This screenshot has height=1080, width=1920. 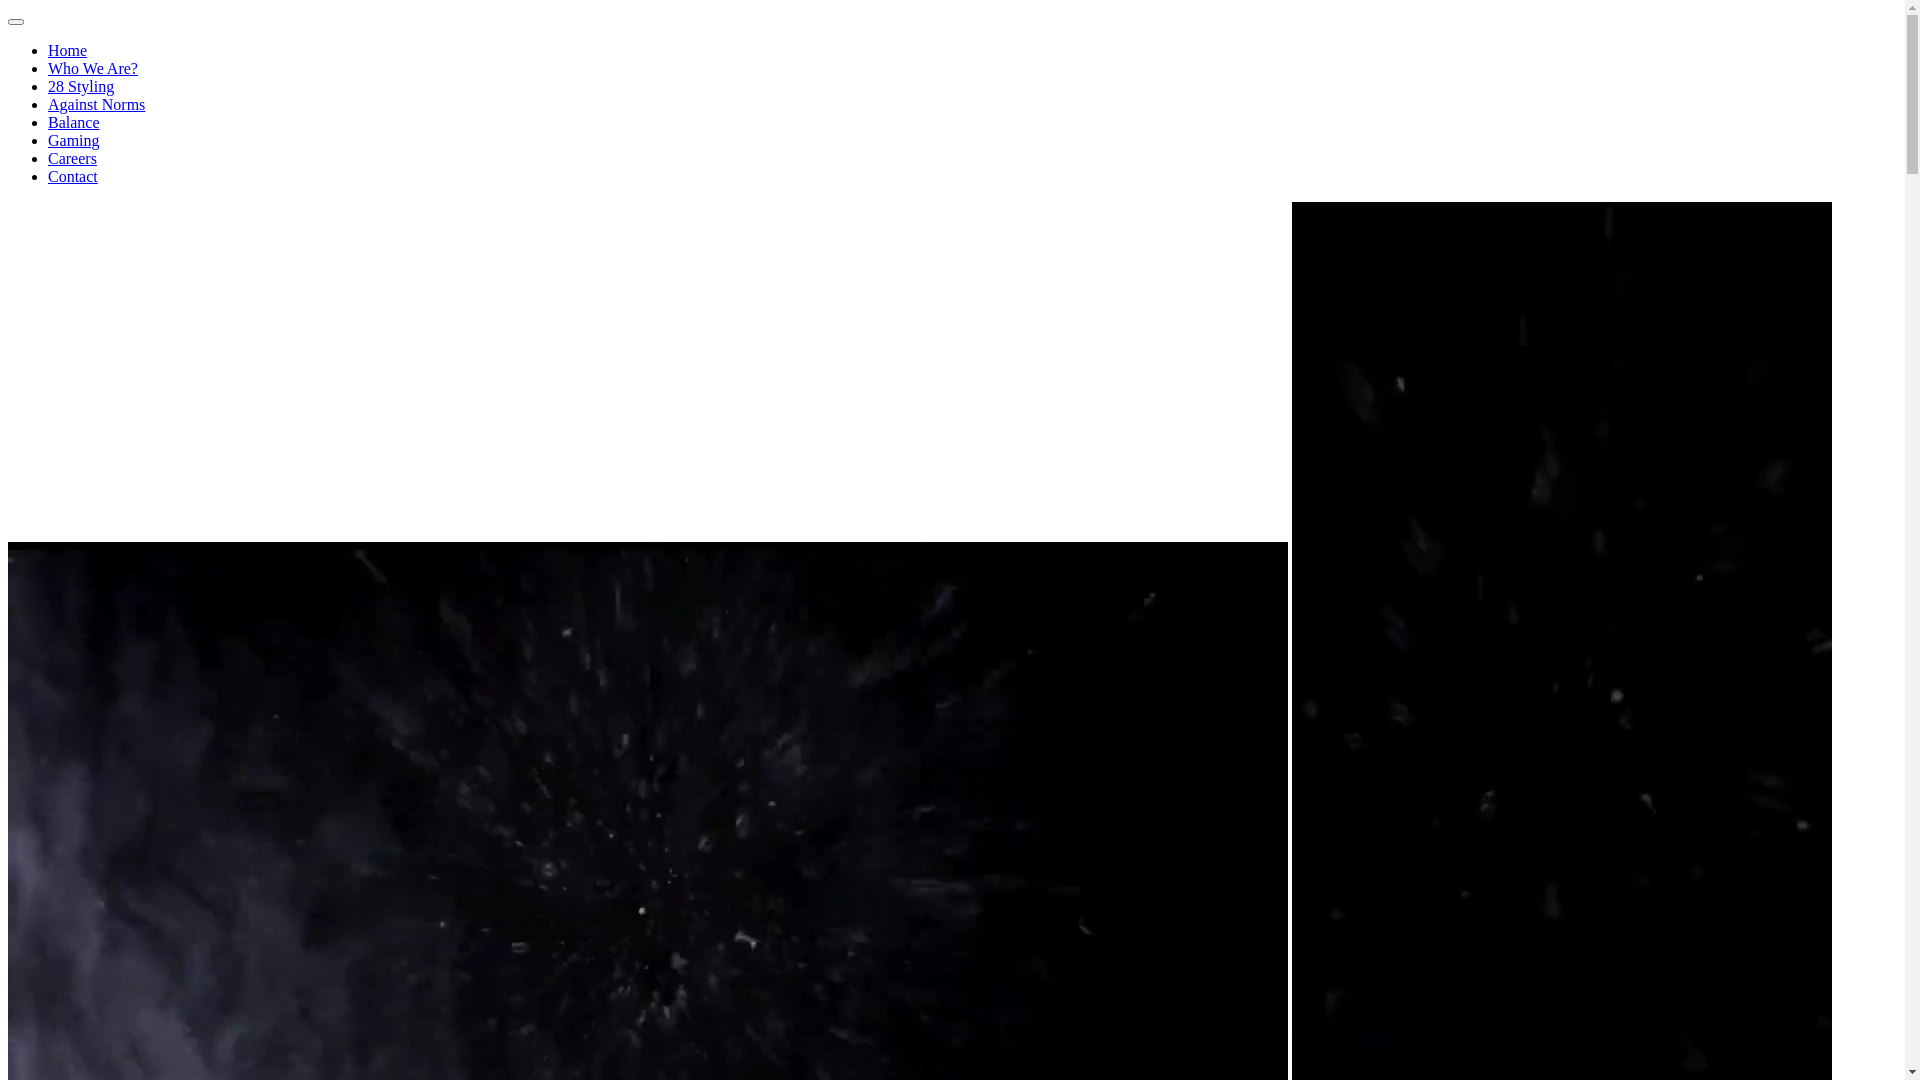 I want to click on 'Gaming', so click(x=48, y=139).